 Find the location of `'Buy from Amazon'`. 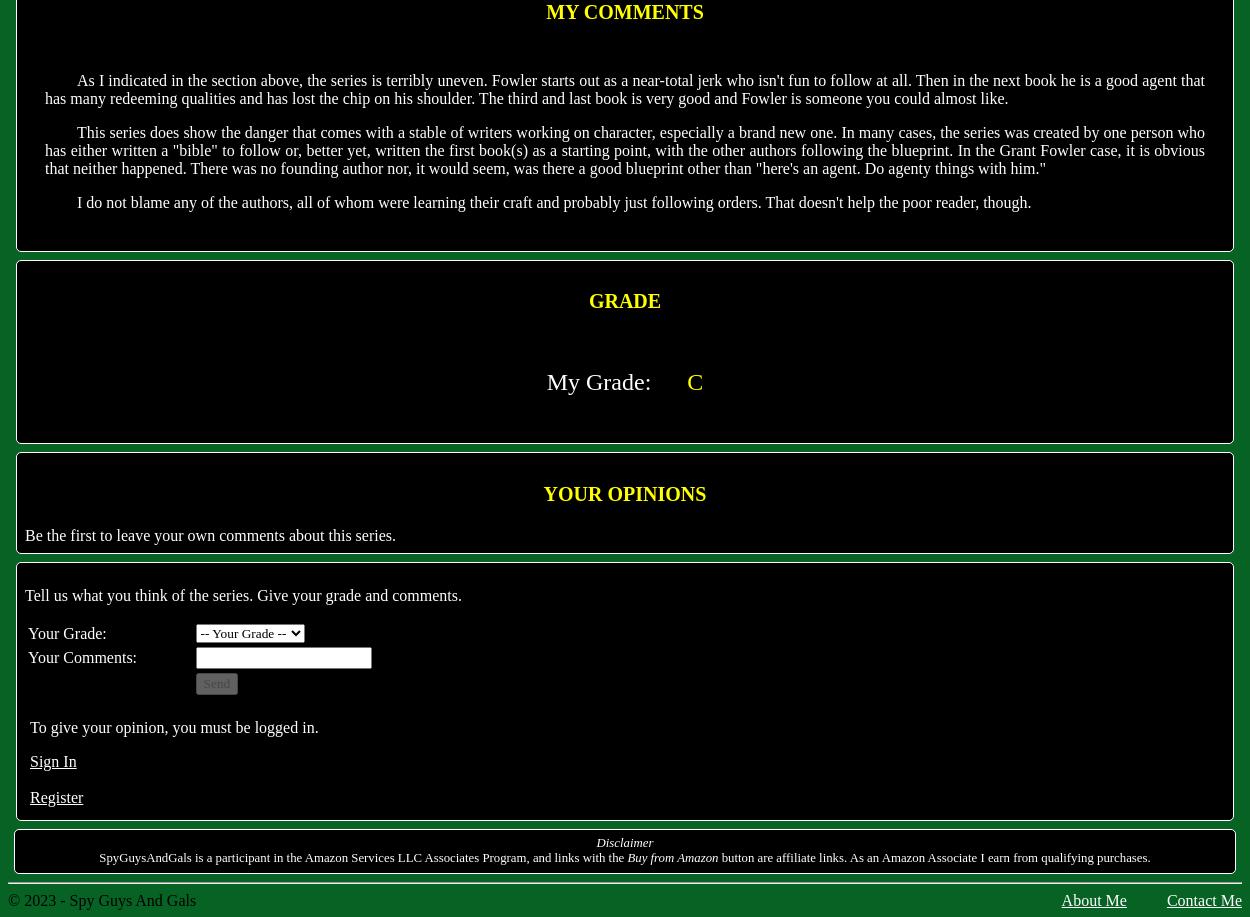

'Buy from Amazon' is located at coordinates (672, 857).